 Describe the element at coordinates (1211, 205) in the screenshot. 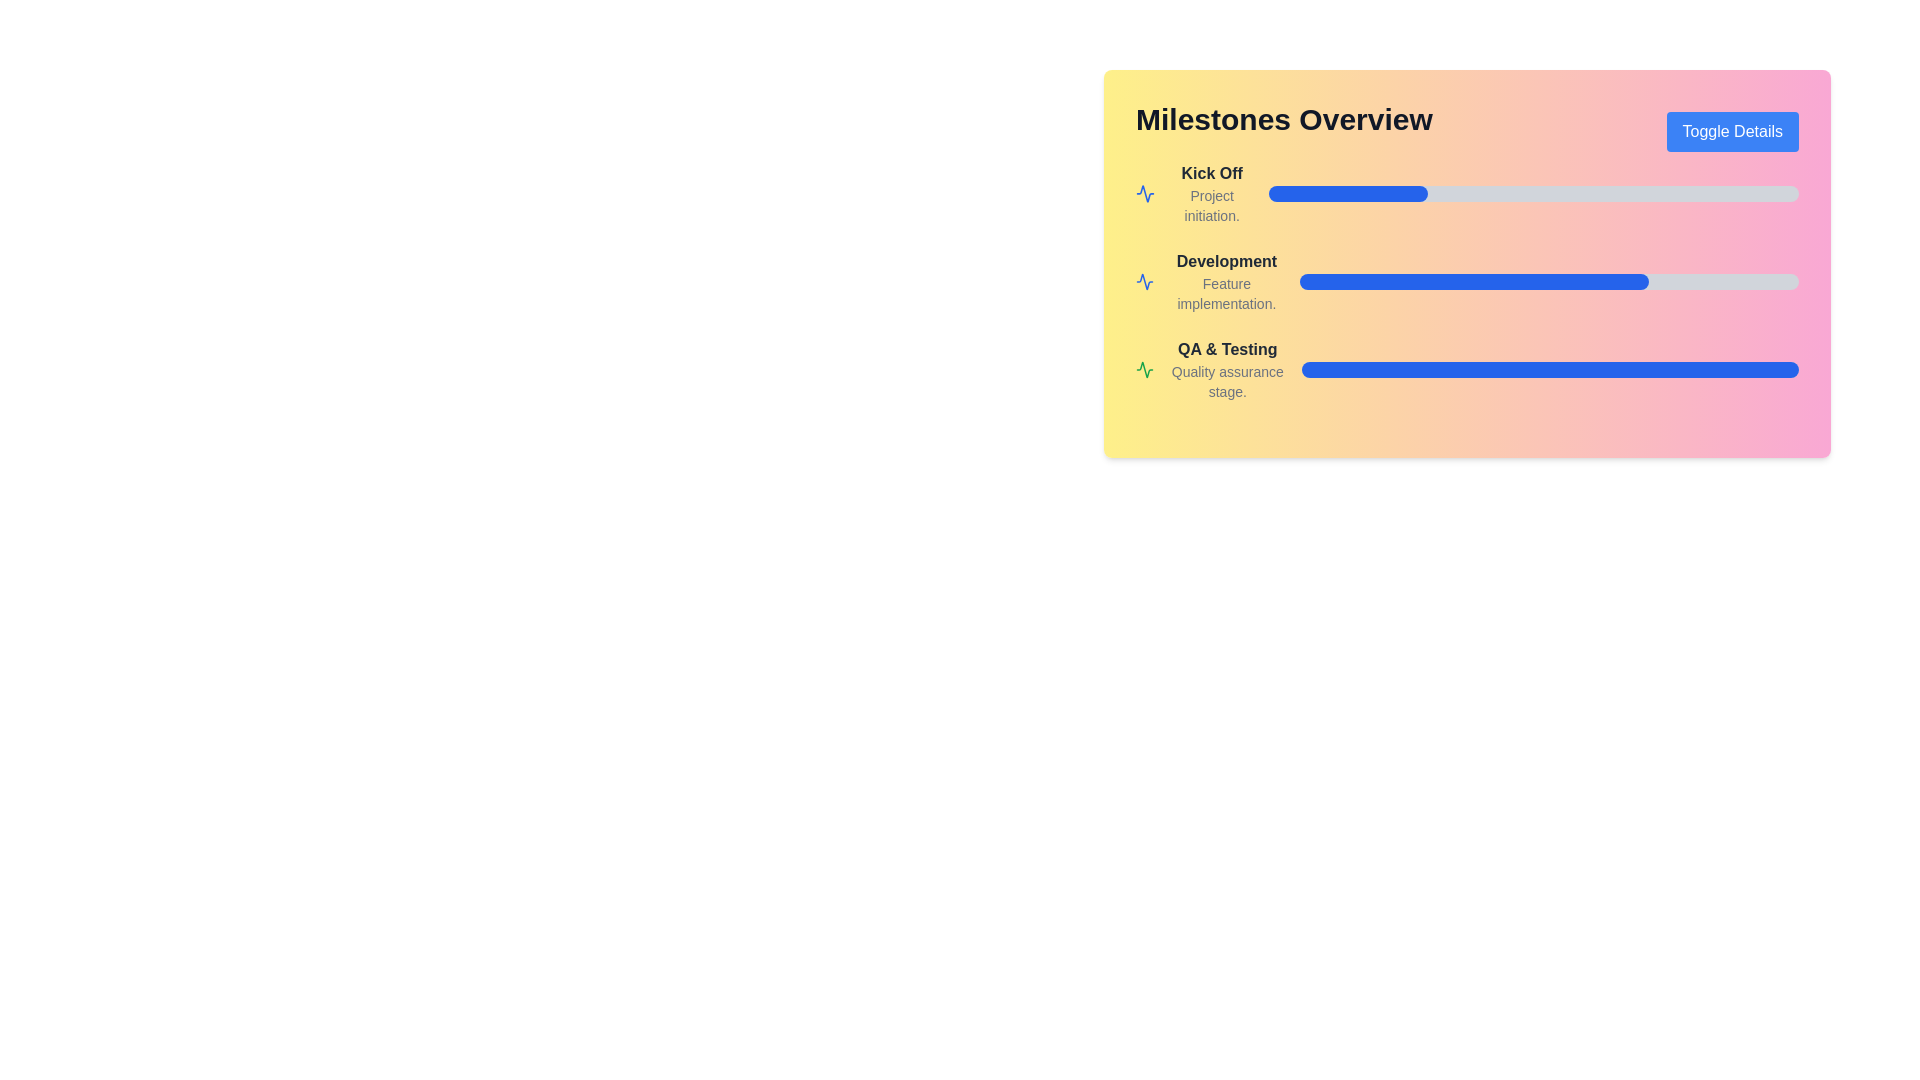

I see `the text label reading 'Project initiation.' which is located directly below the 'Kick Off' title and above a horizontal progress bar` at that location.